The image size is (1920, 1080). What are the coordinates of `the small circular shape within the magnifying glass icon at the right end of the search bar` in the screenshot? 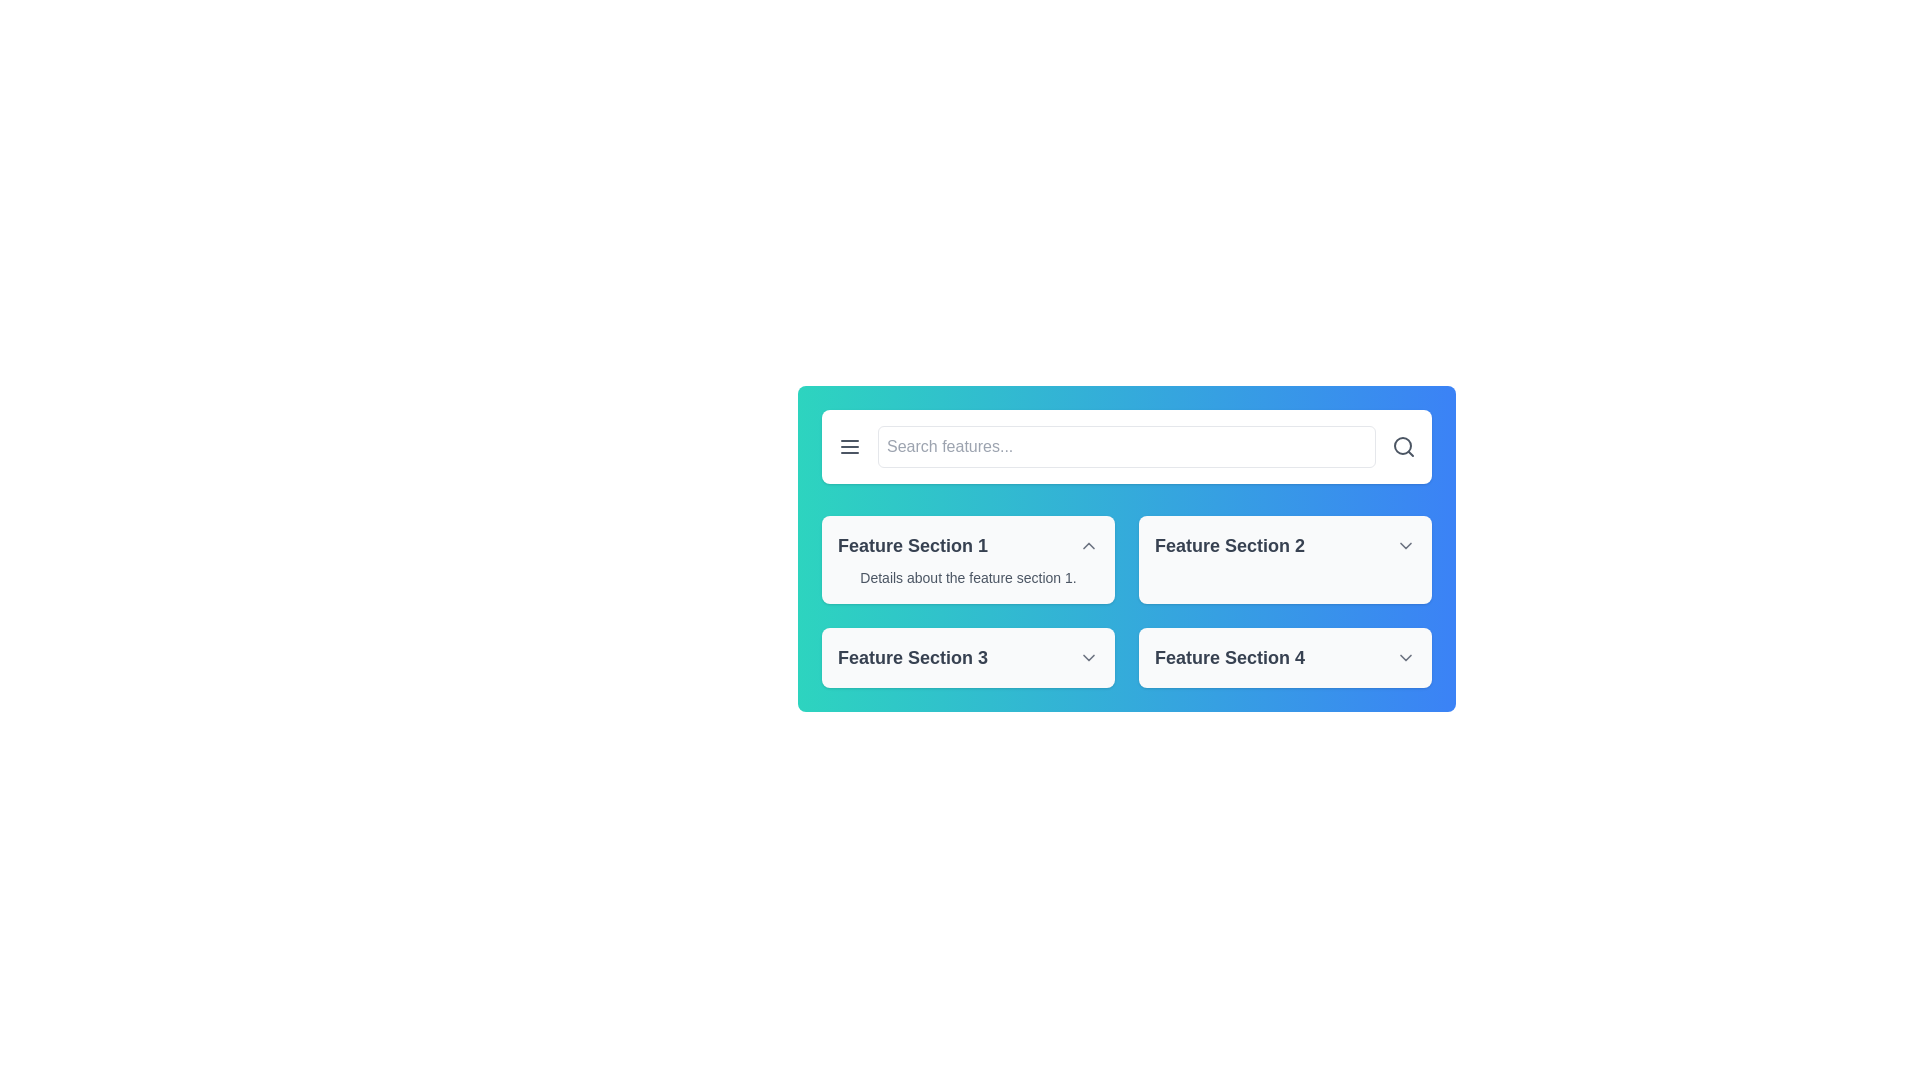 It's located at (1401, 445).